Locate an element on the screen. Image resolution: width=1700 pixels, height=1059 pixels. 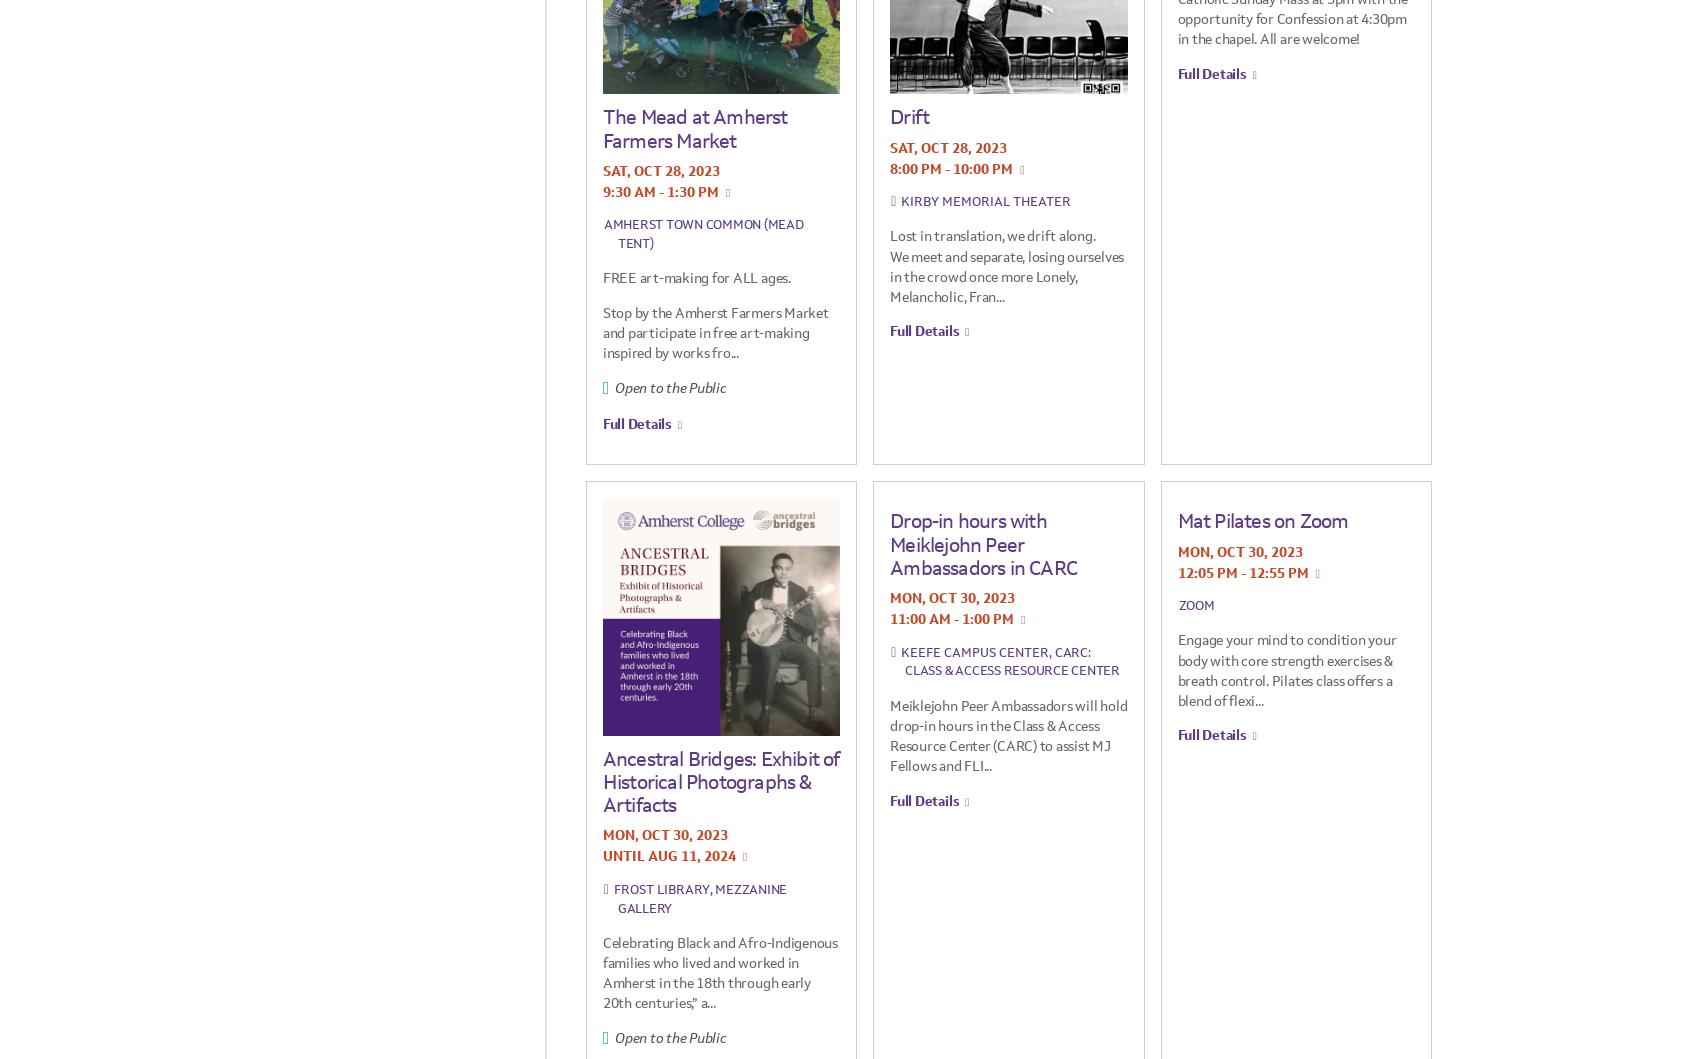
'Amherst Town Common (Mead Tent)' is located at coordinates (702, 234).